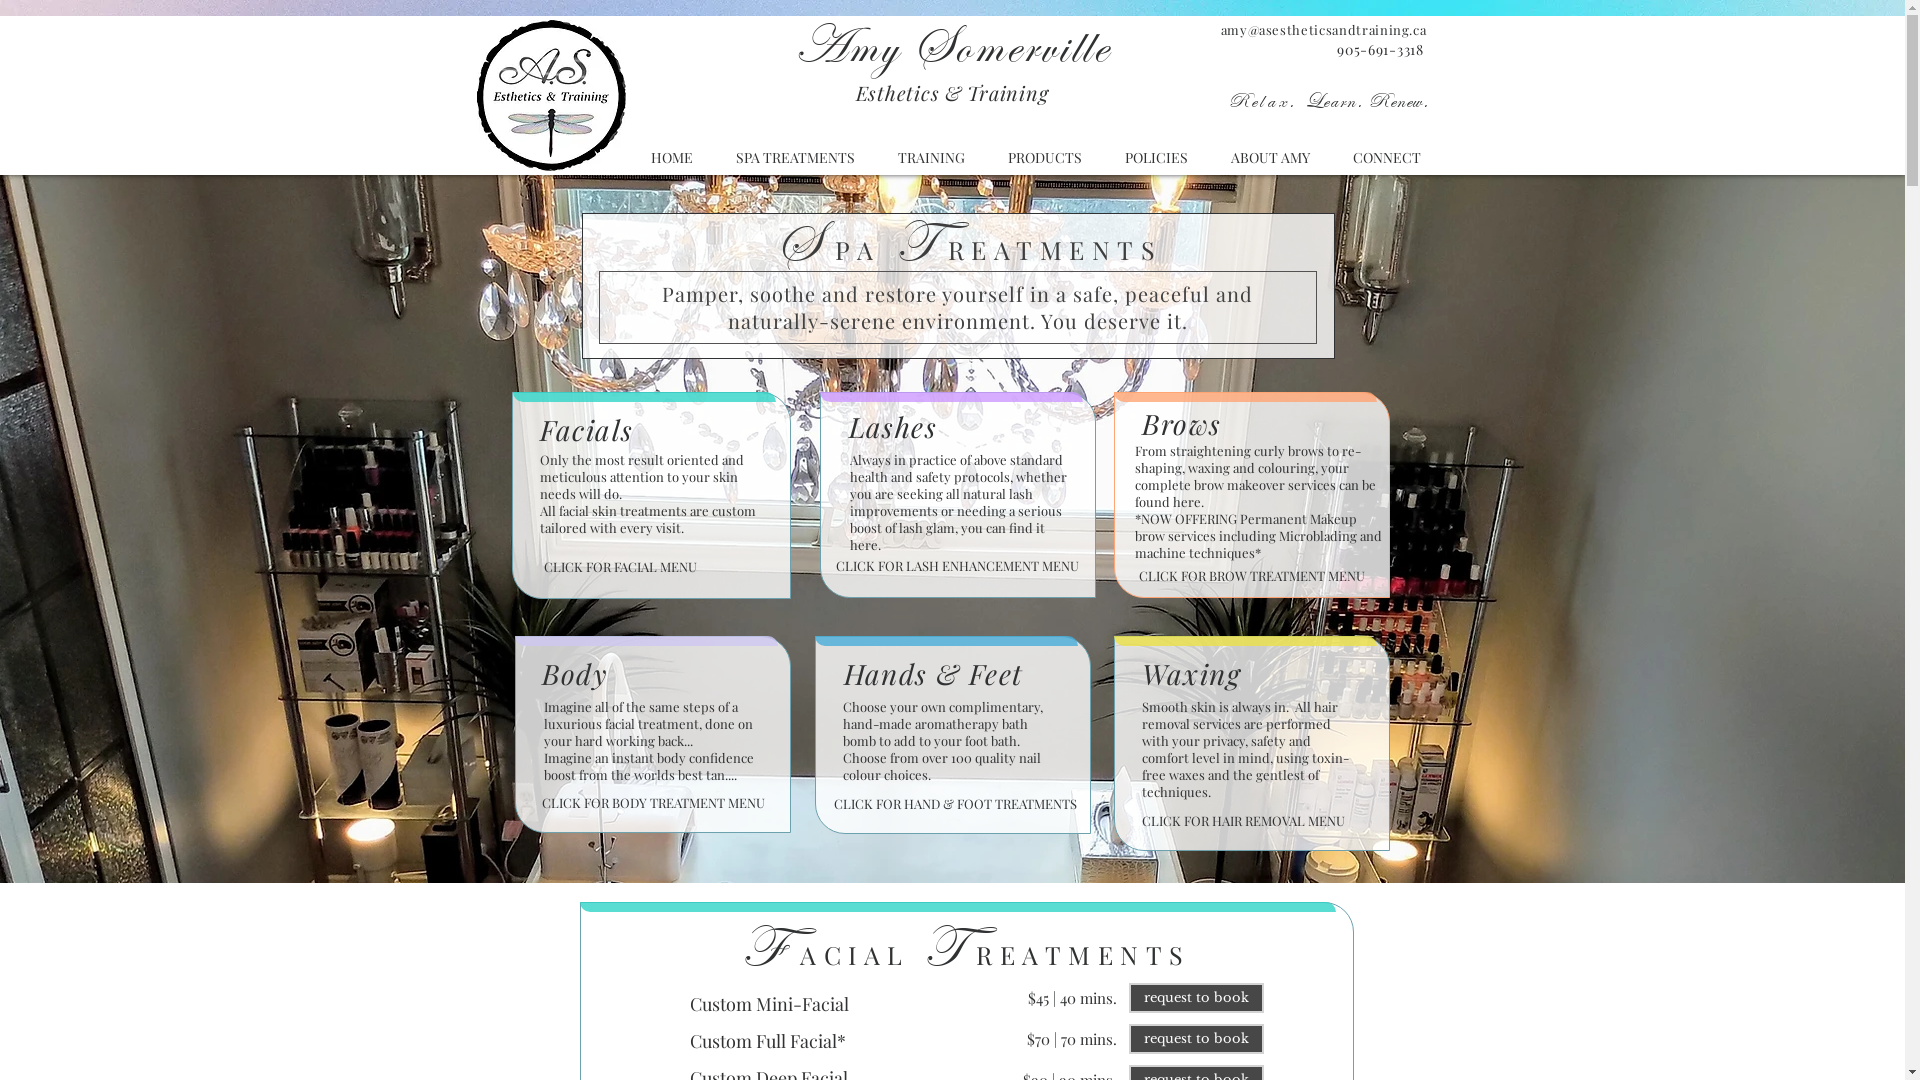 The width and height of the screenshot is (1920, 1080). Describe the element at coordinates (1250, 576) in the screenshot. I see `'CLICK FOR BROW TREATMENT MENU'` at that location.